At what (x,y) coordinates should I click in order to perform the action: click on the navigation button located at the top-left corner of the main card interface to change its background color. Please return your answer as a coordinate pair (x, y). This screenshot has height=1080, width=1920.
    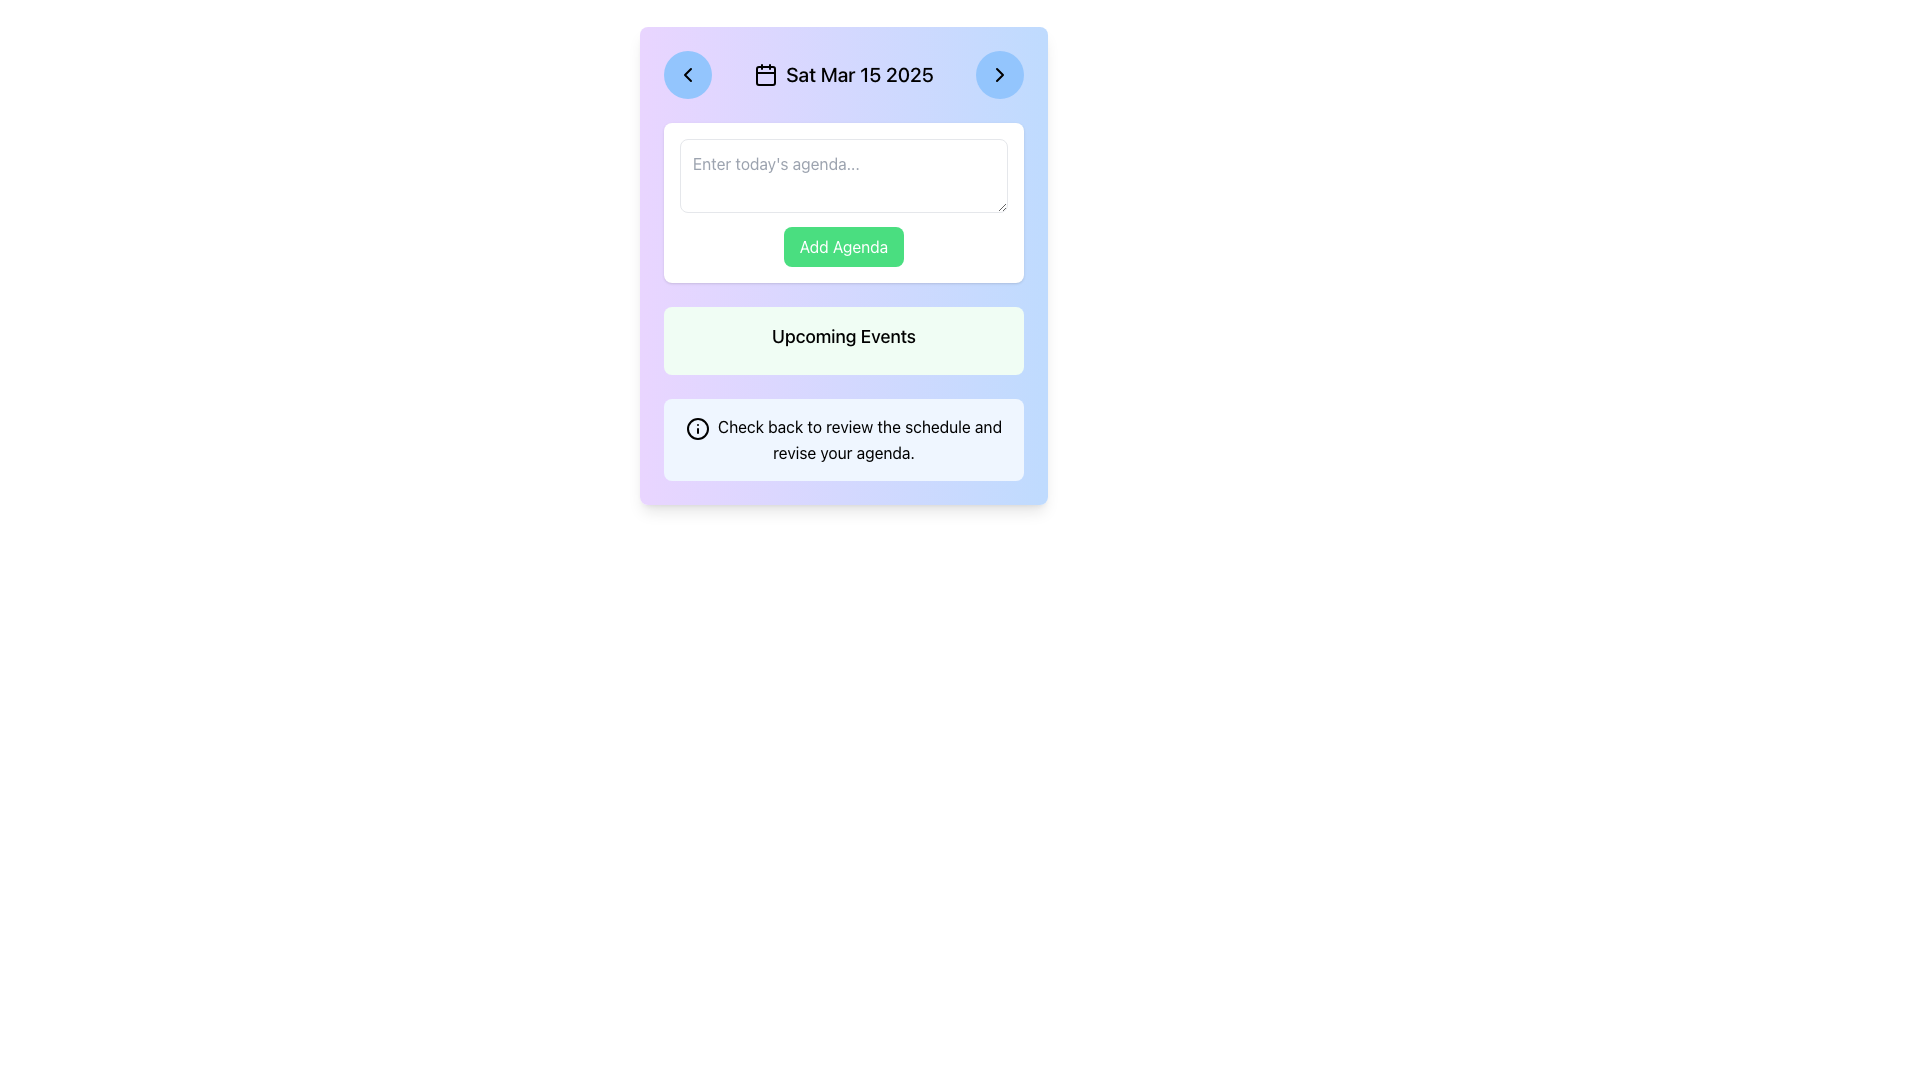
    Looking at the image, I should click on (687, 73).